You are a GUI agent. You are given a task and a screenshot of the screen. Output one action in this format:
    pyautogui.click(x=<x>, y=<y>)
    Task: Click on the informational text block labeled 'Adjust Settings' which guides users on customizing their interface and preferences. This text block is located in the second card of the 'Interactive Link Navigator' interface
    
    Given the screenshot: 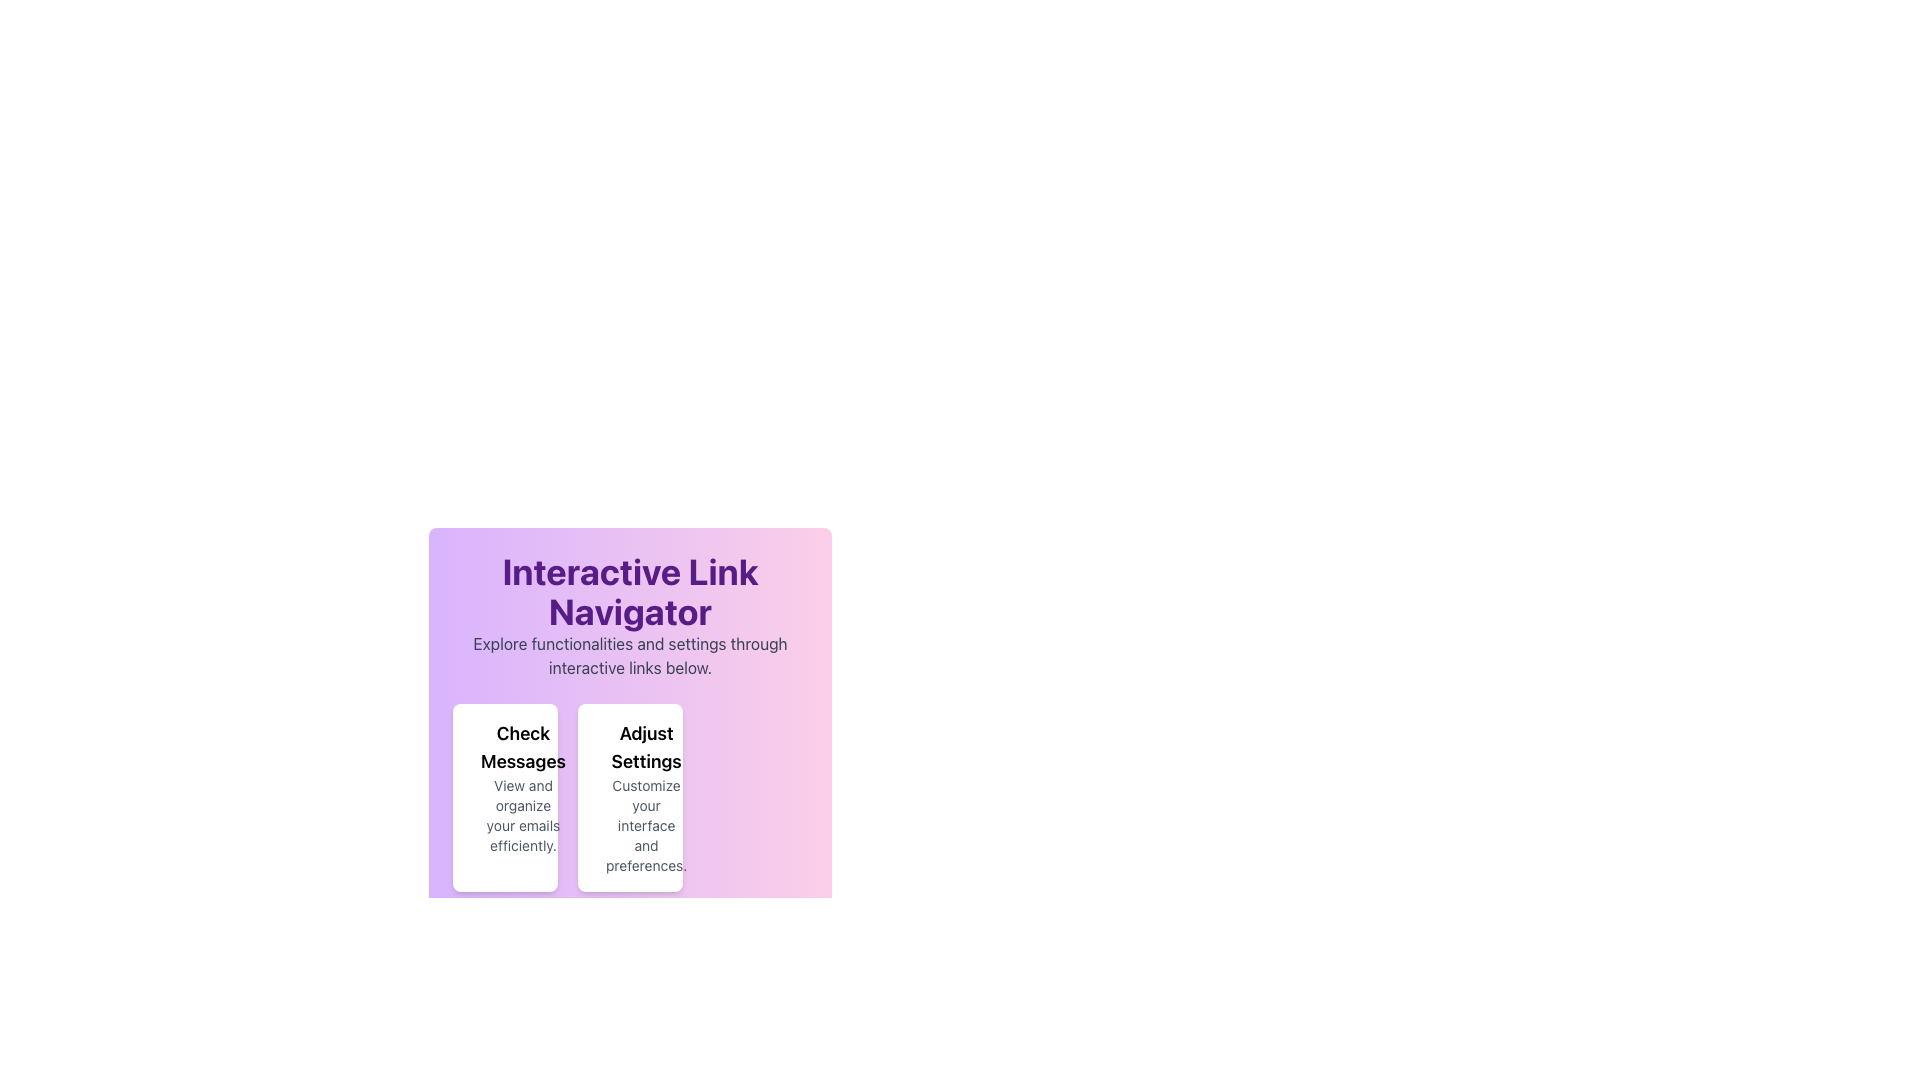 What is the action you would take?
    pyautogui.click(x=646, y=797)
    